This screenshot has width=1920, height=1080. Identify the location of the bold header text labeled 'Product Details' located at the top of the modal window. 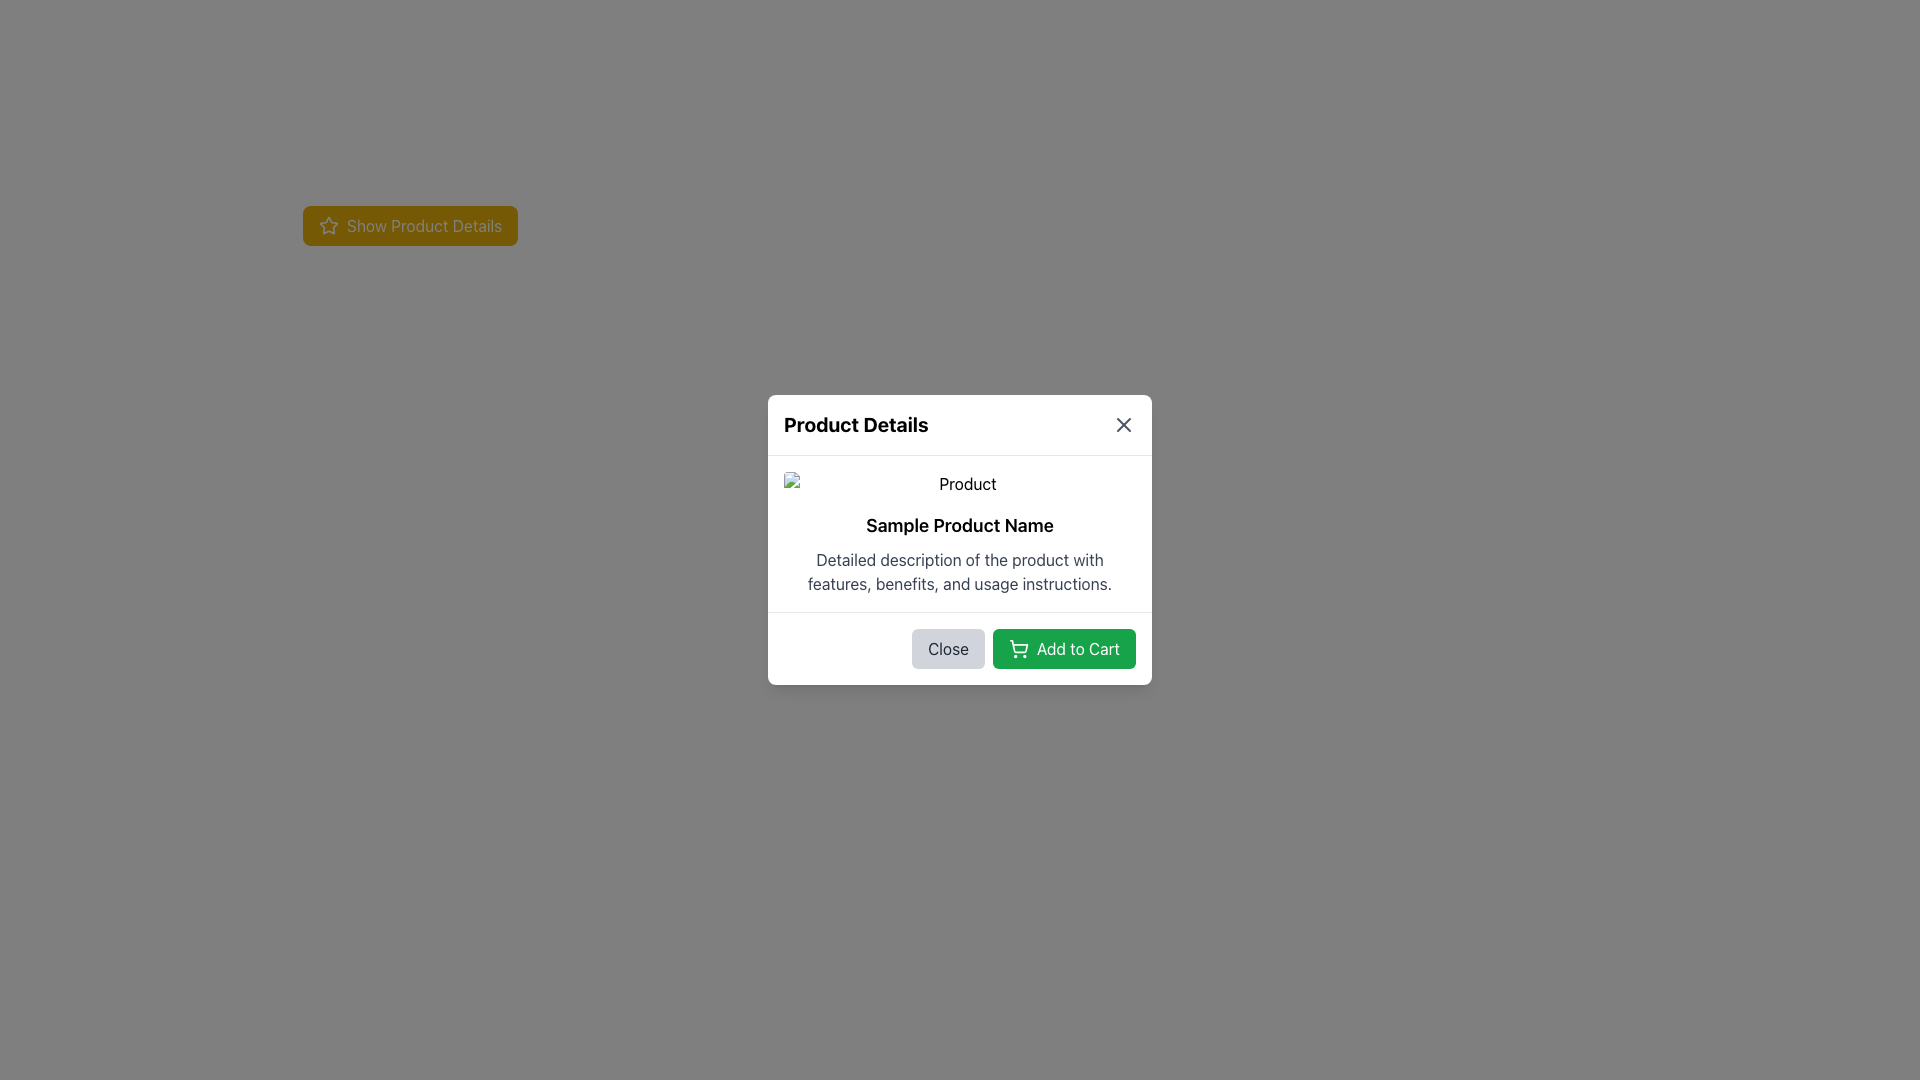
(856, 423).